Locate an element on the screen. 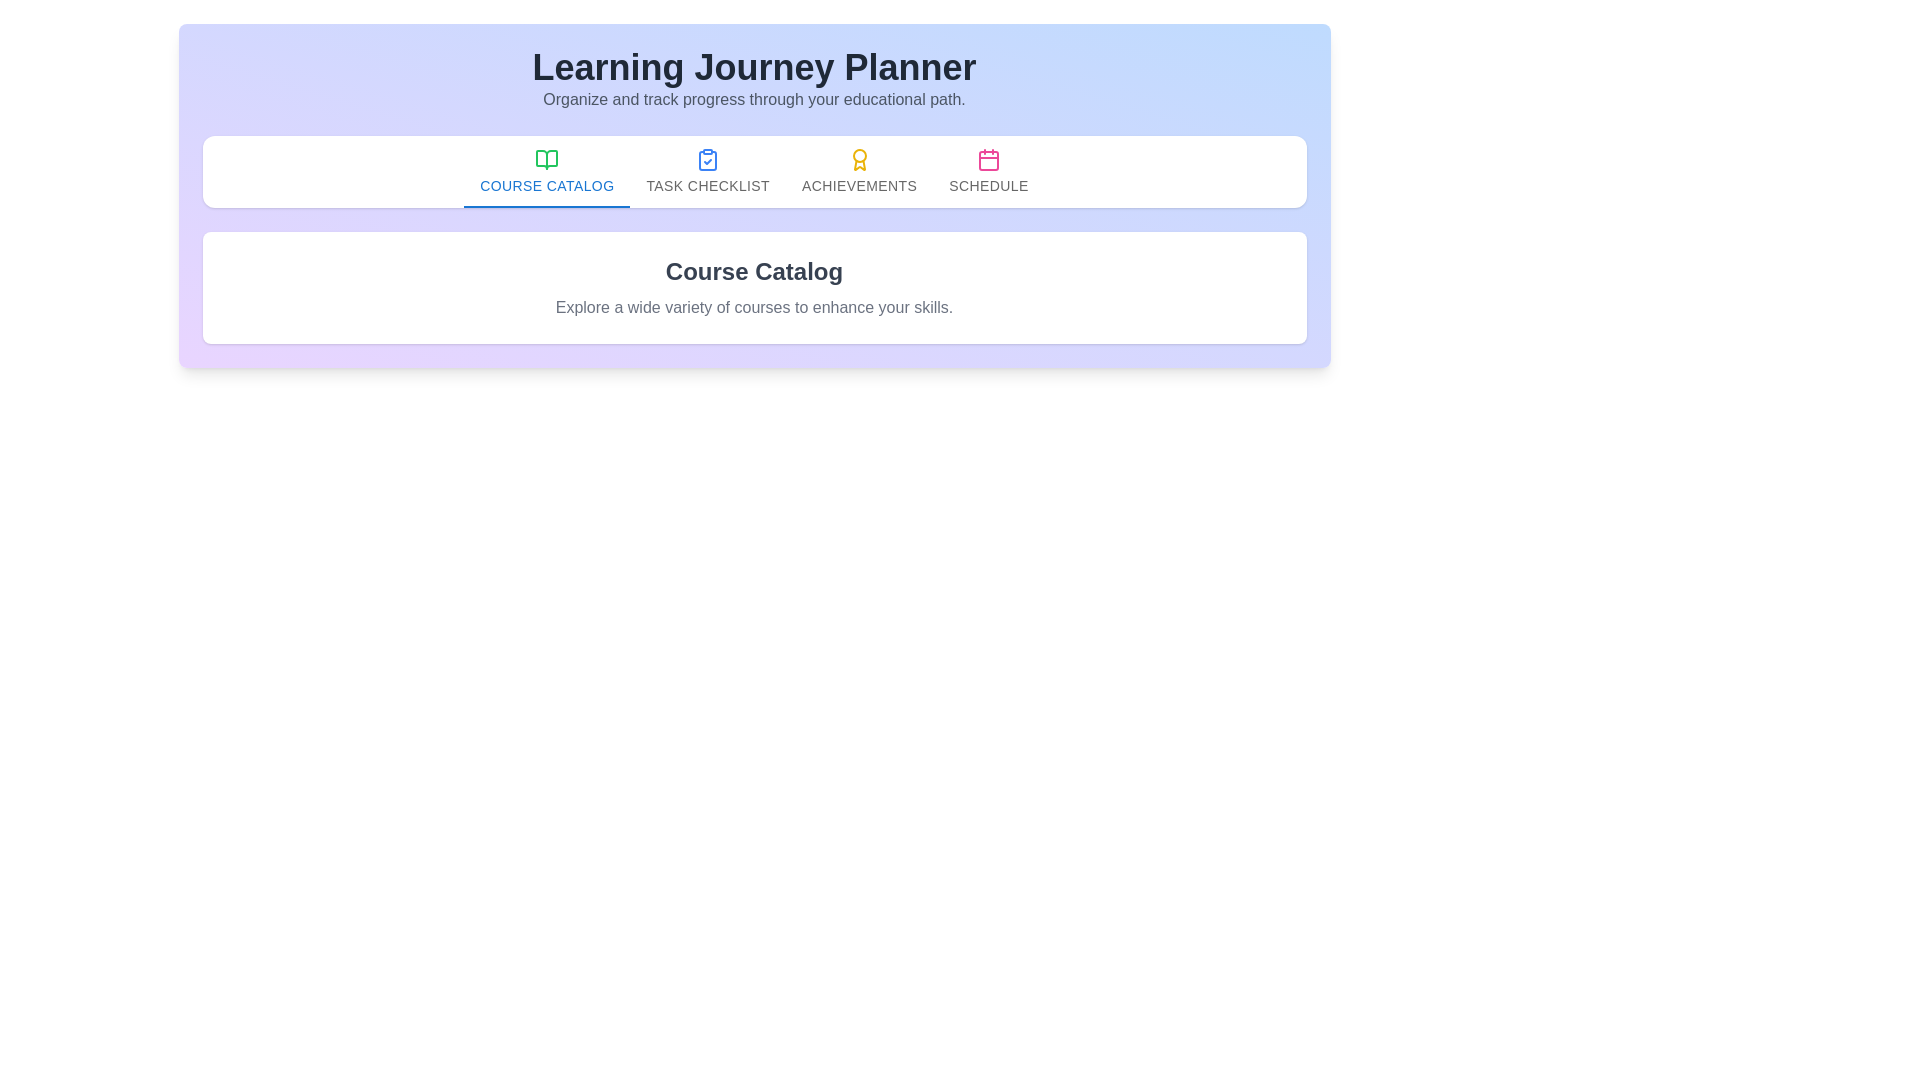 The height and width of the screenshot is (1080, 1920). the calendar icon with a pink outline located in the fourth tab labeled 'Schedule' in the top navigation bar is located at coordinates (988, 159).